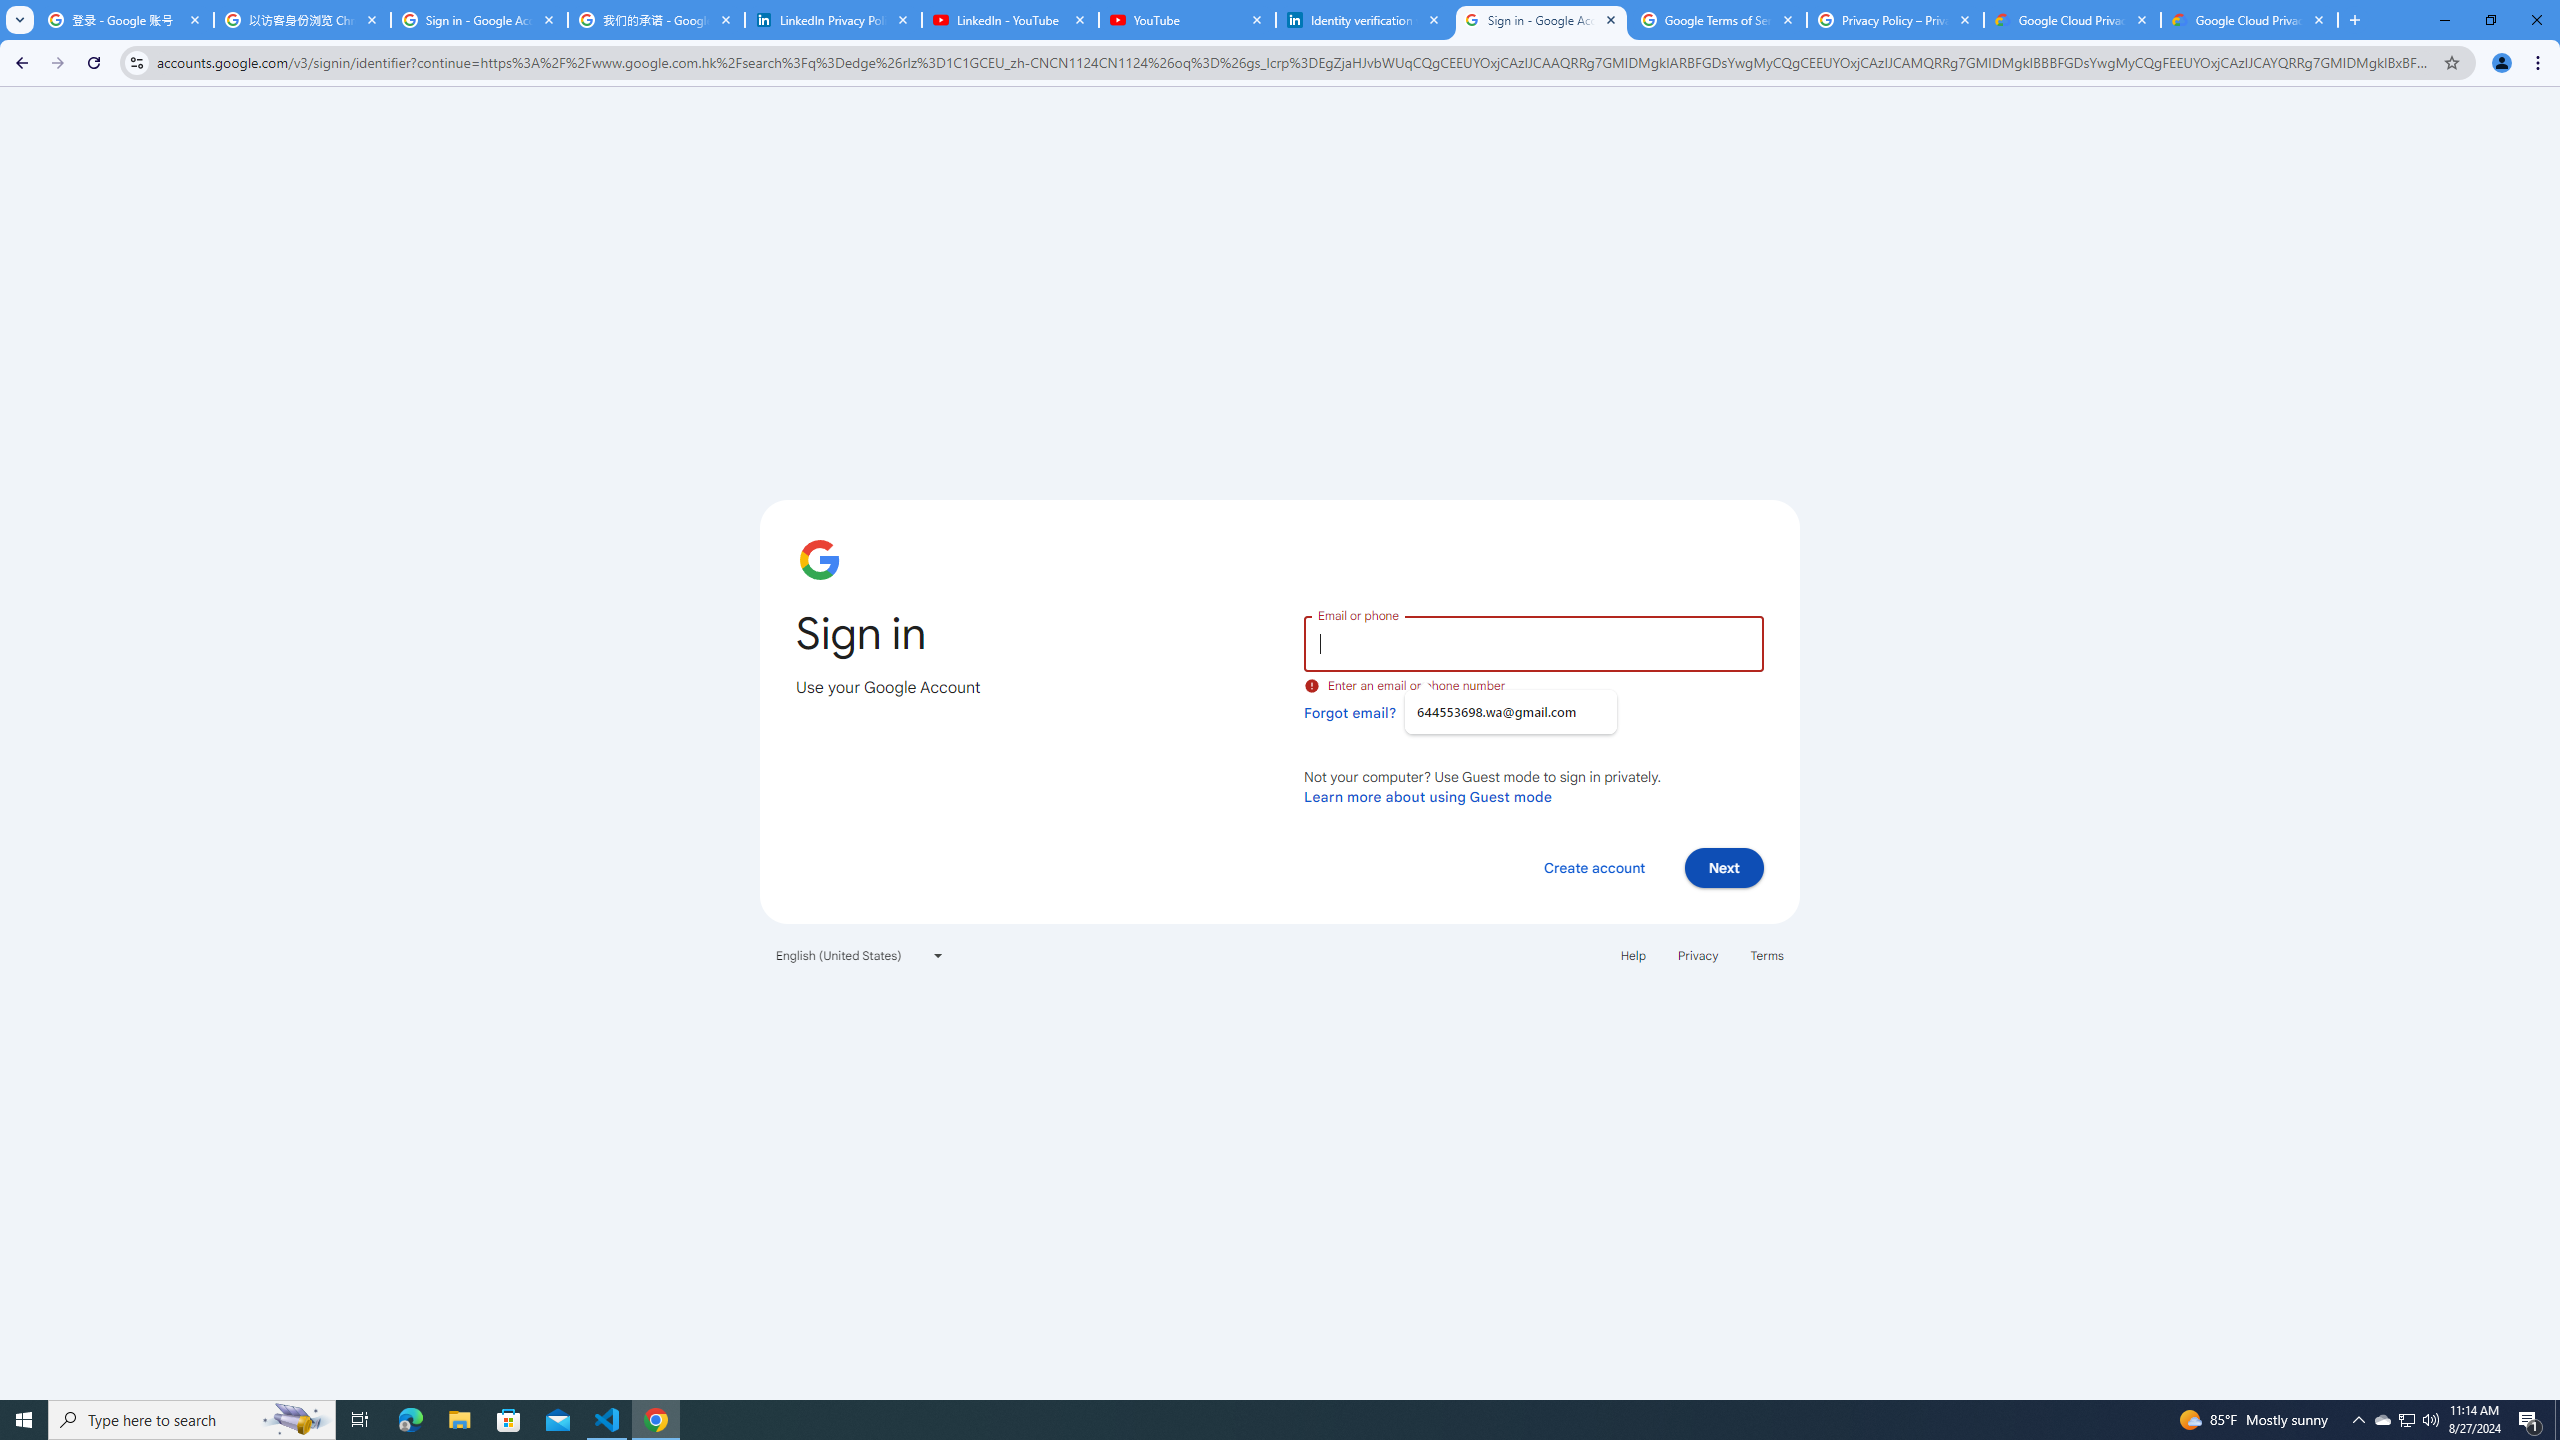 This screenshot has width=2560, height=1440. I want to click on 'LinkedIn - YouTube', so click(1010, 19).